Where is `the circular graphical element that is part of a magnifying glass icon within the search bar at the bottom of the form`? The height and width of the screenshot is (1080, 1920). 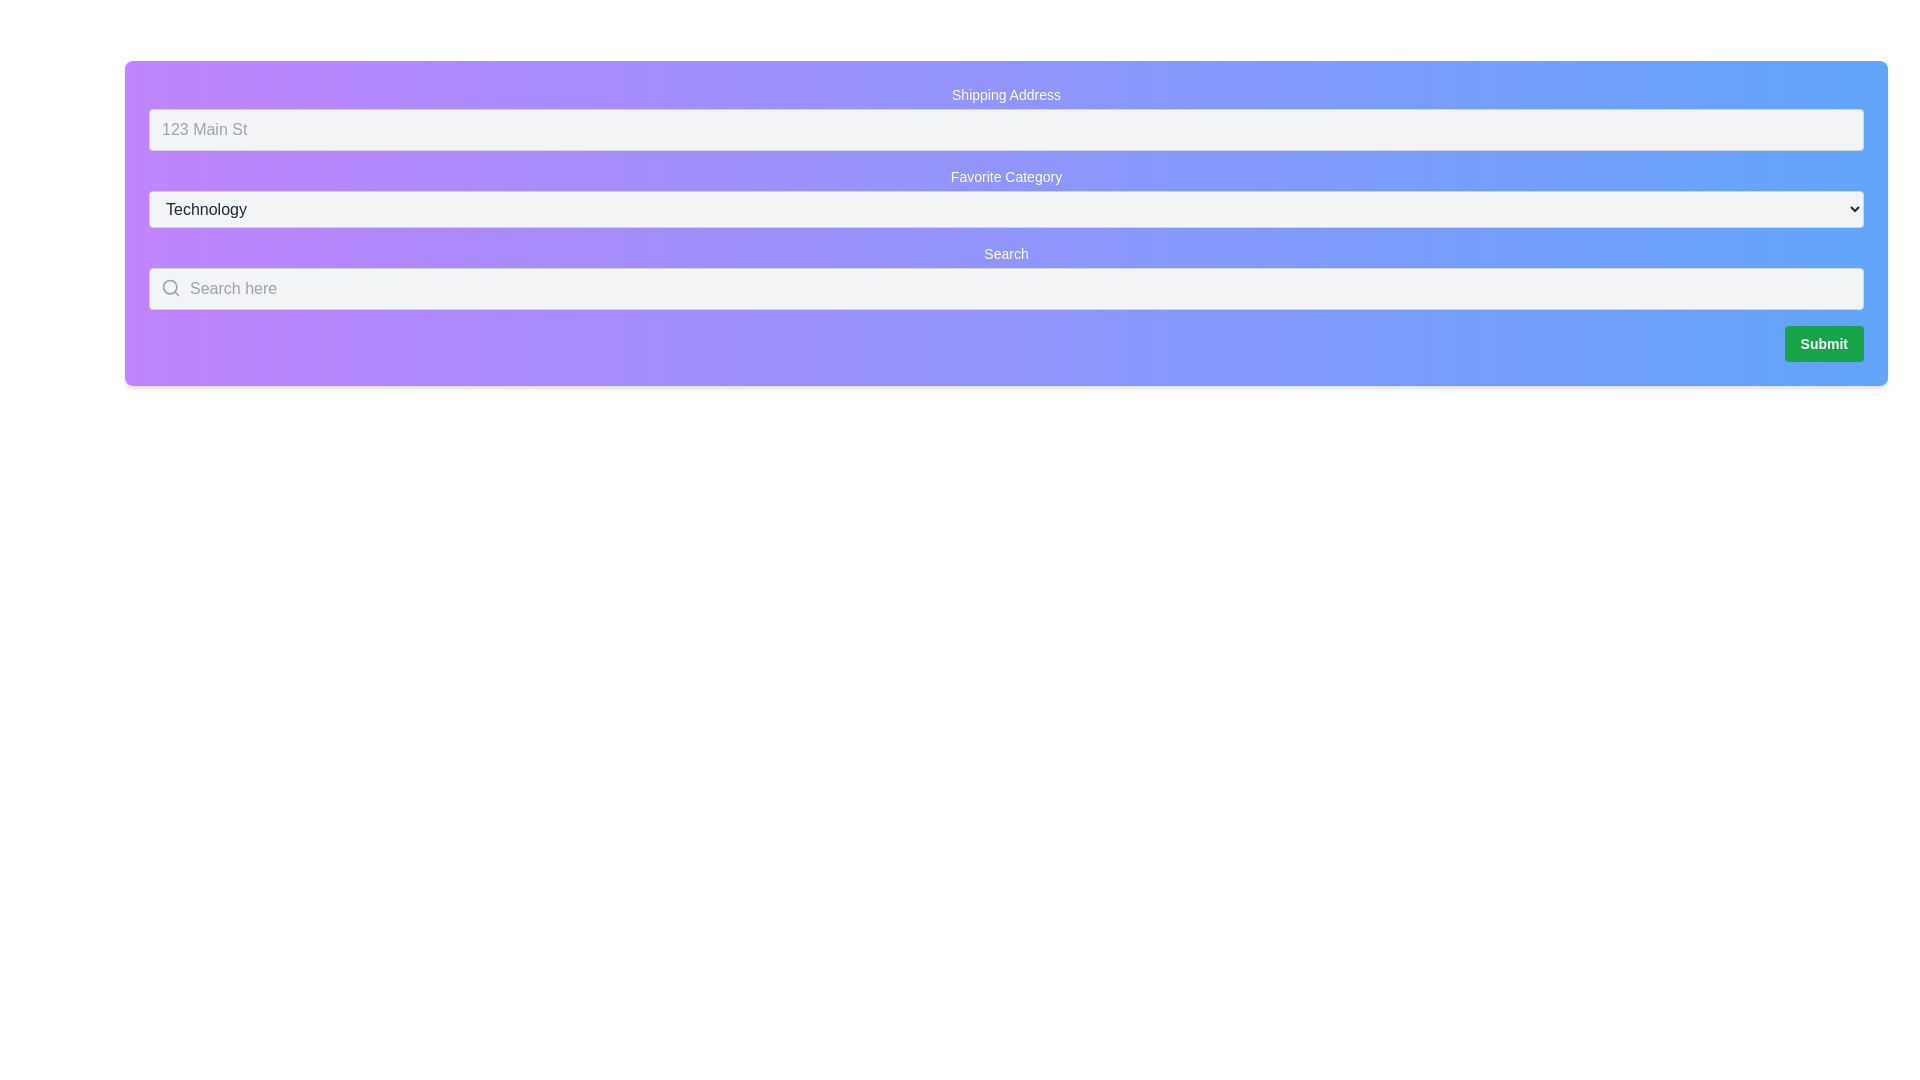 the circular graphical element that is part of a magnifying glass icon within the search bar at the bottom of the form is located at coordinates (170, 287).